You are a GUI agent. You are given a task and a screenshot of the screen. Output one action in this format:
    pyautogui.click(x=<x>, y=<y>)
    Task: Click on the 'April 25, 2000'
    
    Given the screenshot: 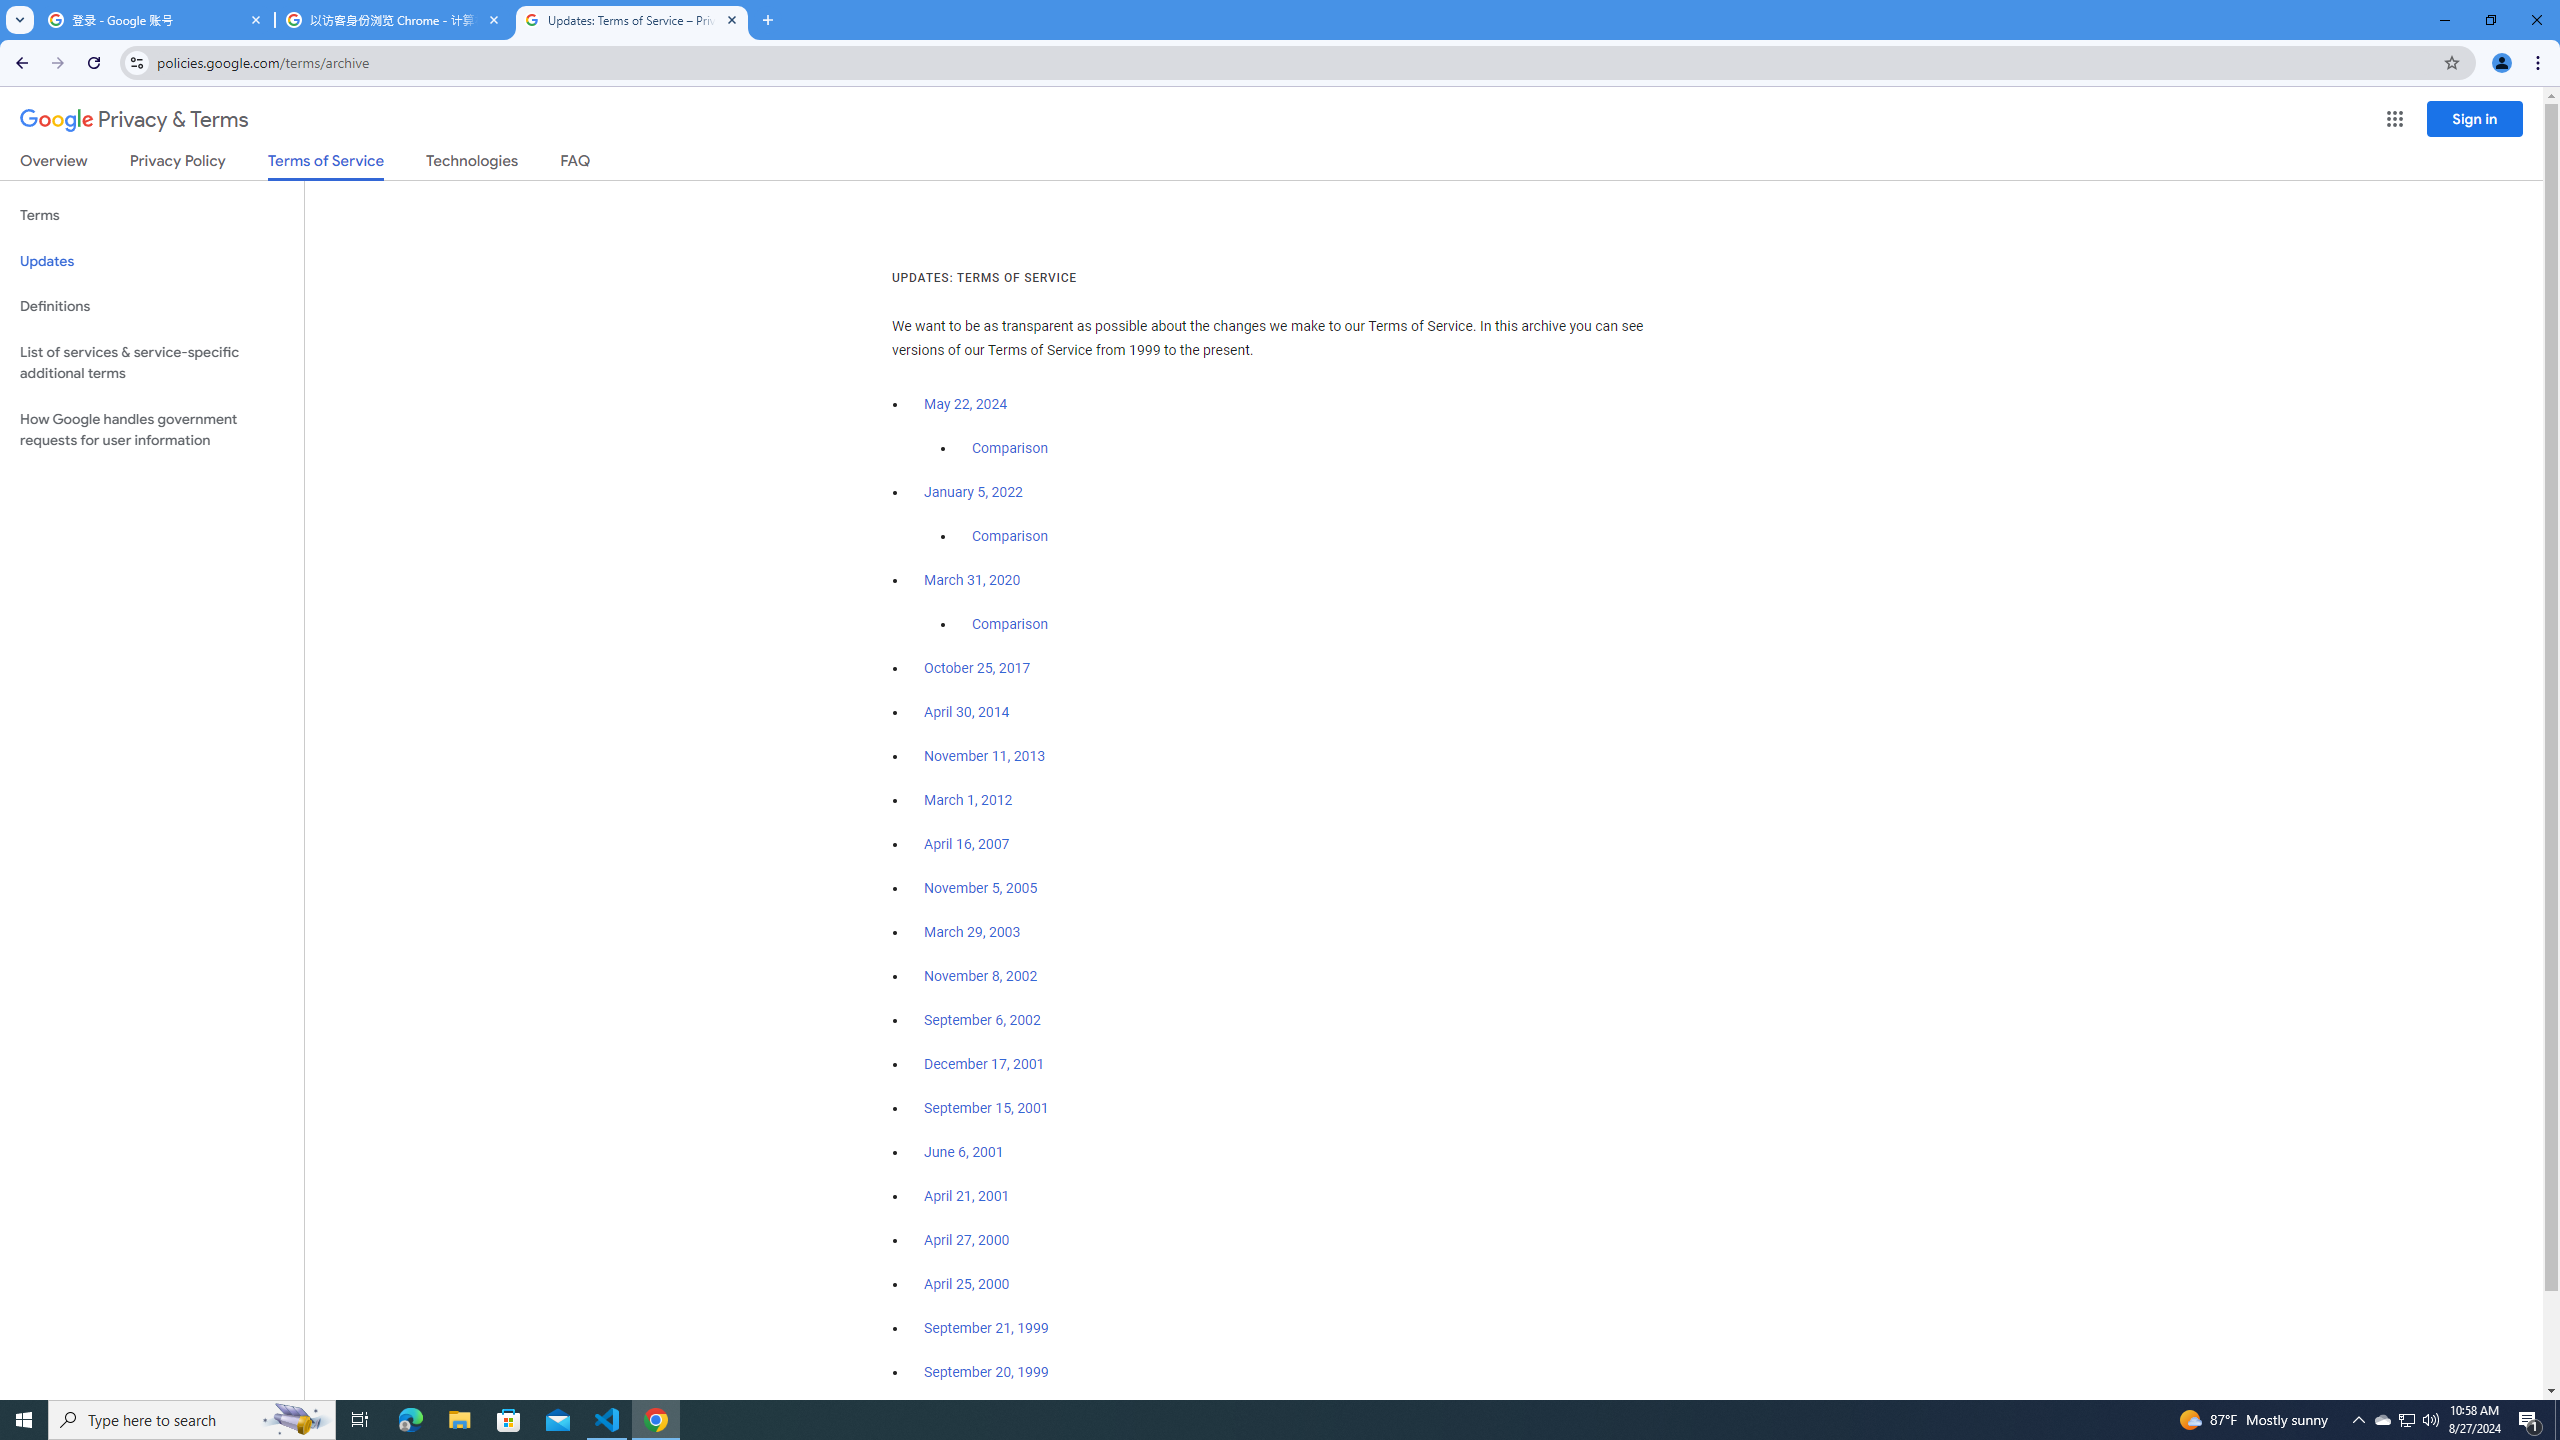 What is the action you would take?
    pyautogui.click(x=966, y=1282)
    